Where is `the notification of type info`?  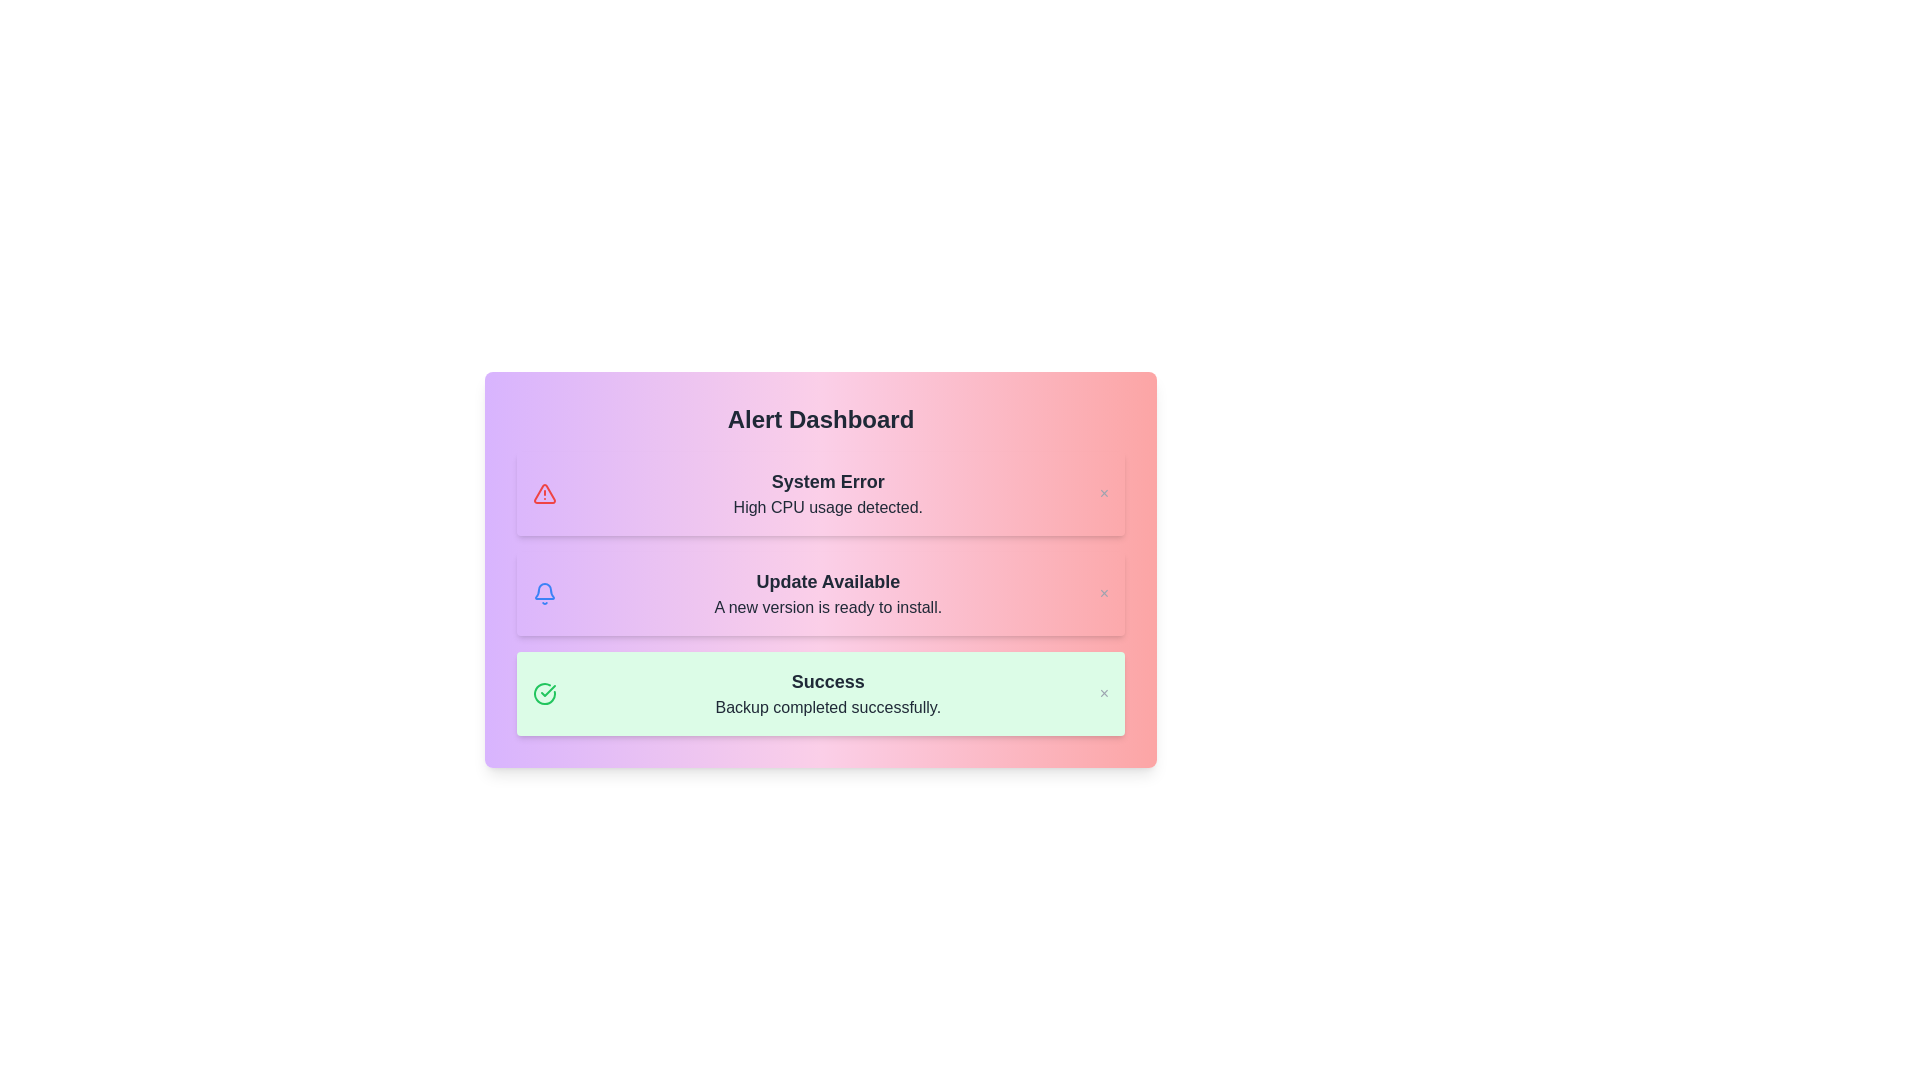 the notification of type info is located at coordinates (820, 593).